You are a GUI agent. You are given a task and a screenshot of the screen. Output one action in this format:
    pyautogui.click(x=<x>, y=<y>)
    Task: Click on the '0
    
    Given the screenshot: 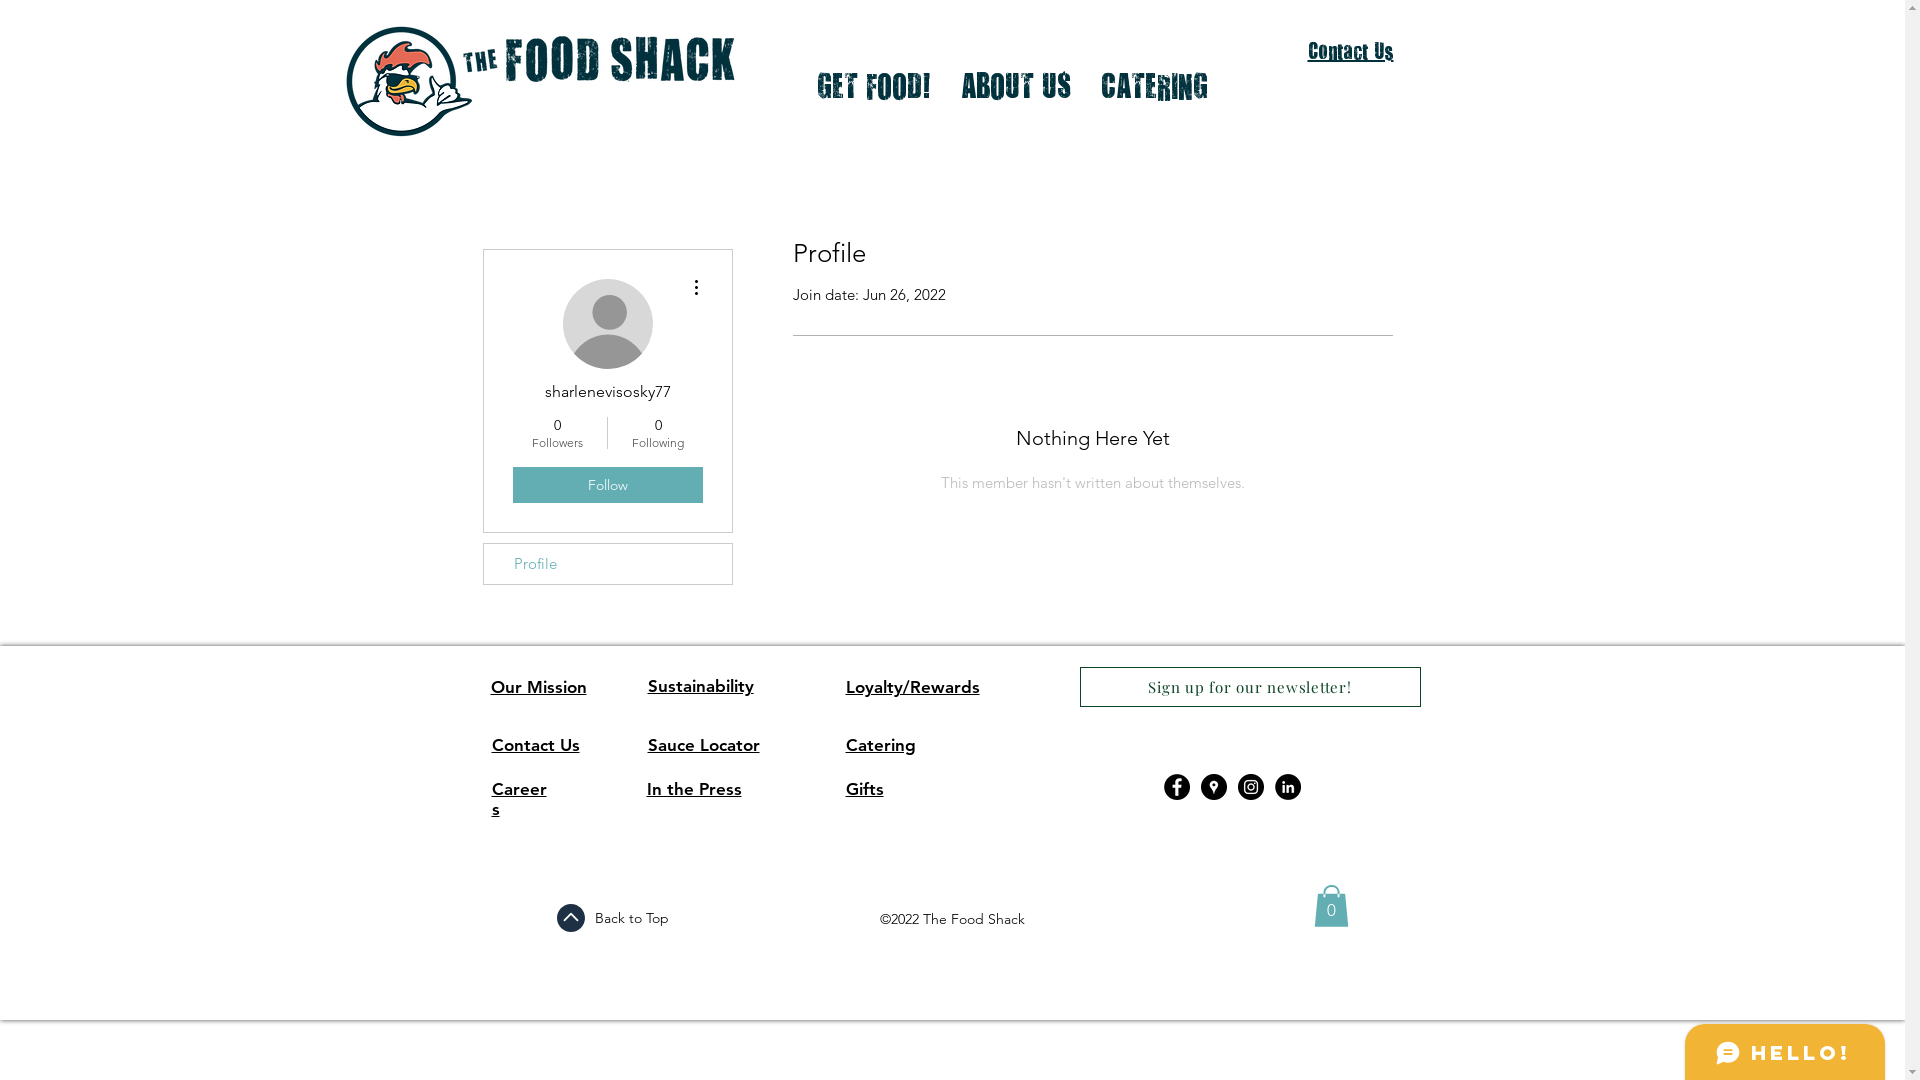 What is the action you would take?
    pyautogui.click(x=658, y=431)
    